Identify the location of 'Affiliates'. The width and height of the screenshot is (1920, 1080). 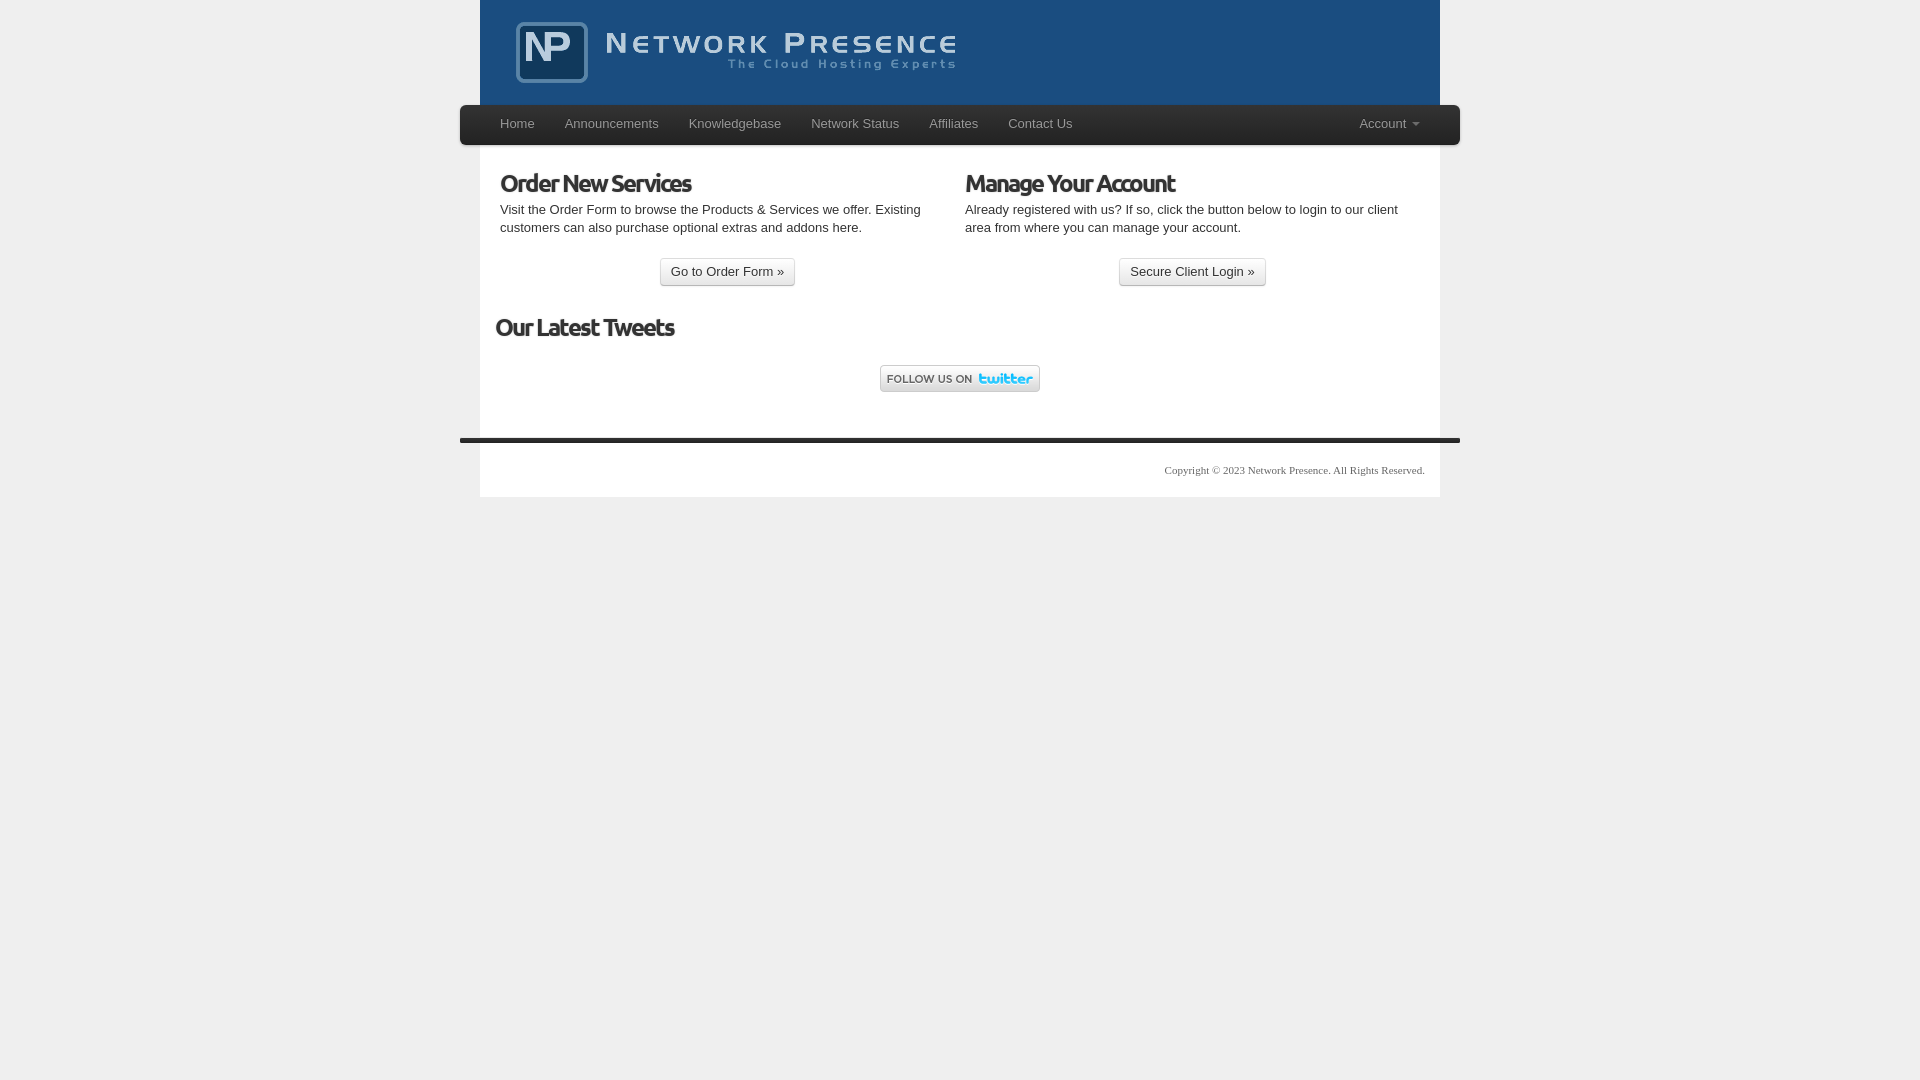
(952, 124).